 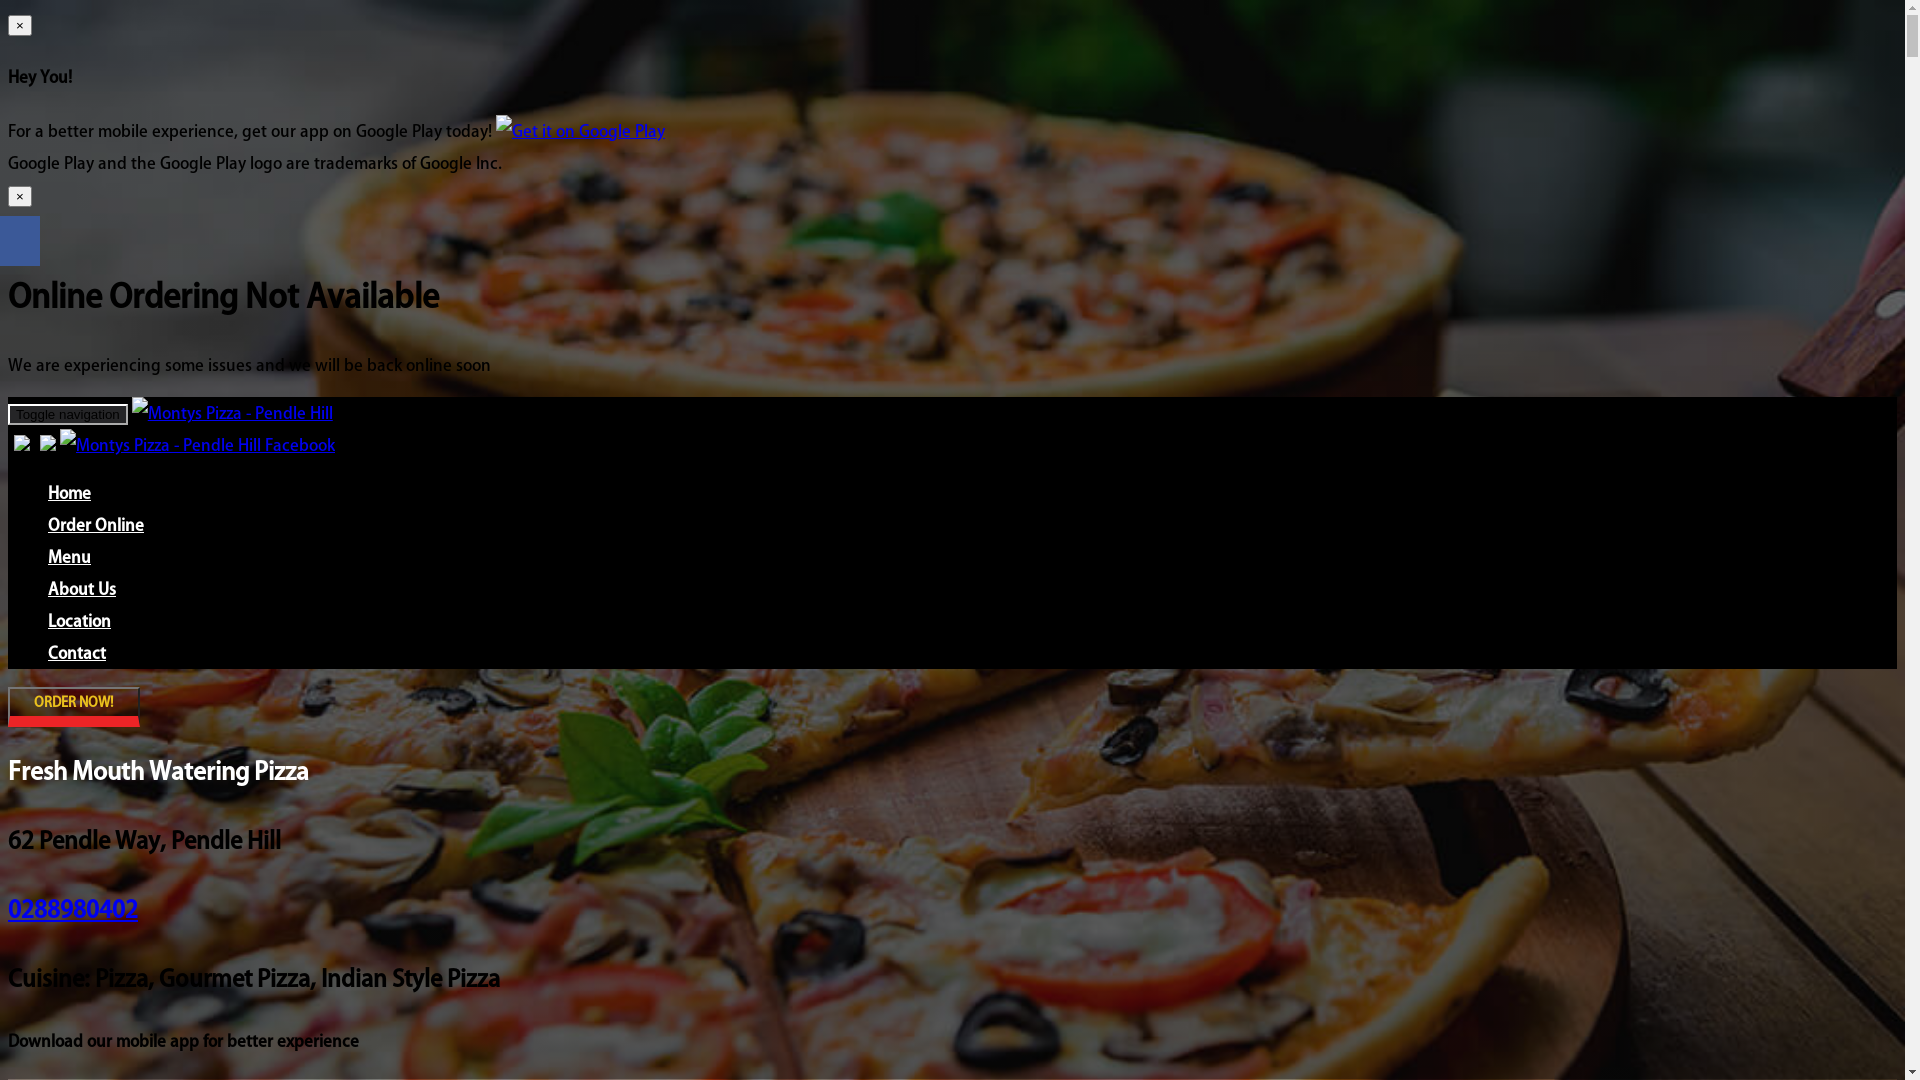 I want to click on 'Home', so click(x=48, y=493).